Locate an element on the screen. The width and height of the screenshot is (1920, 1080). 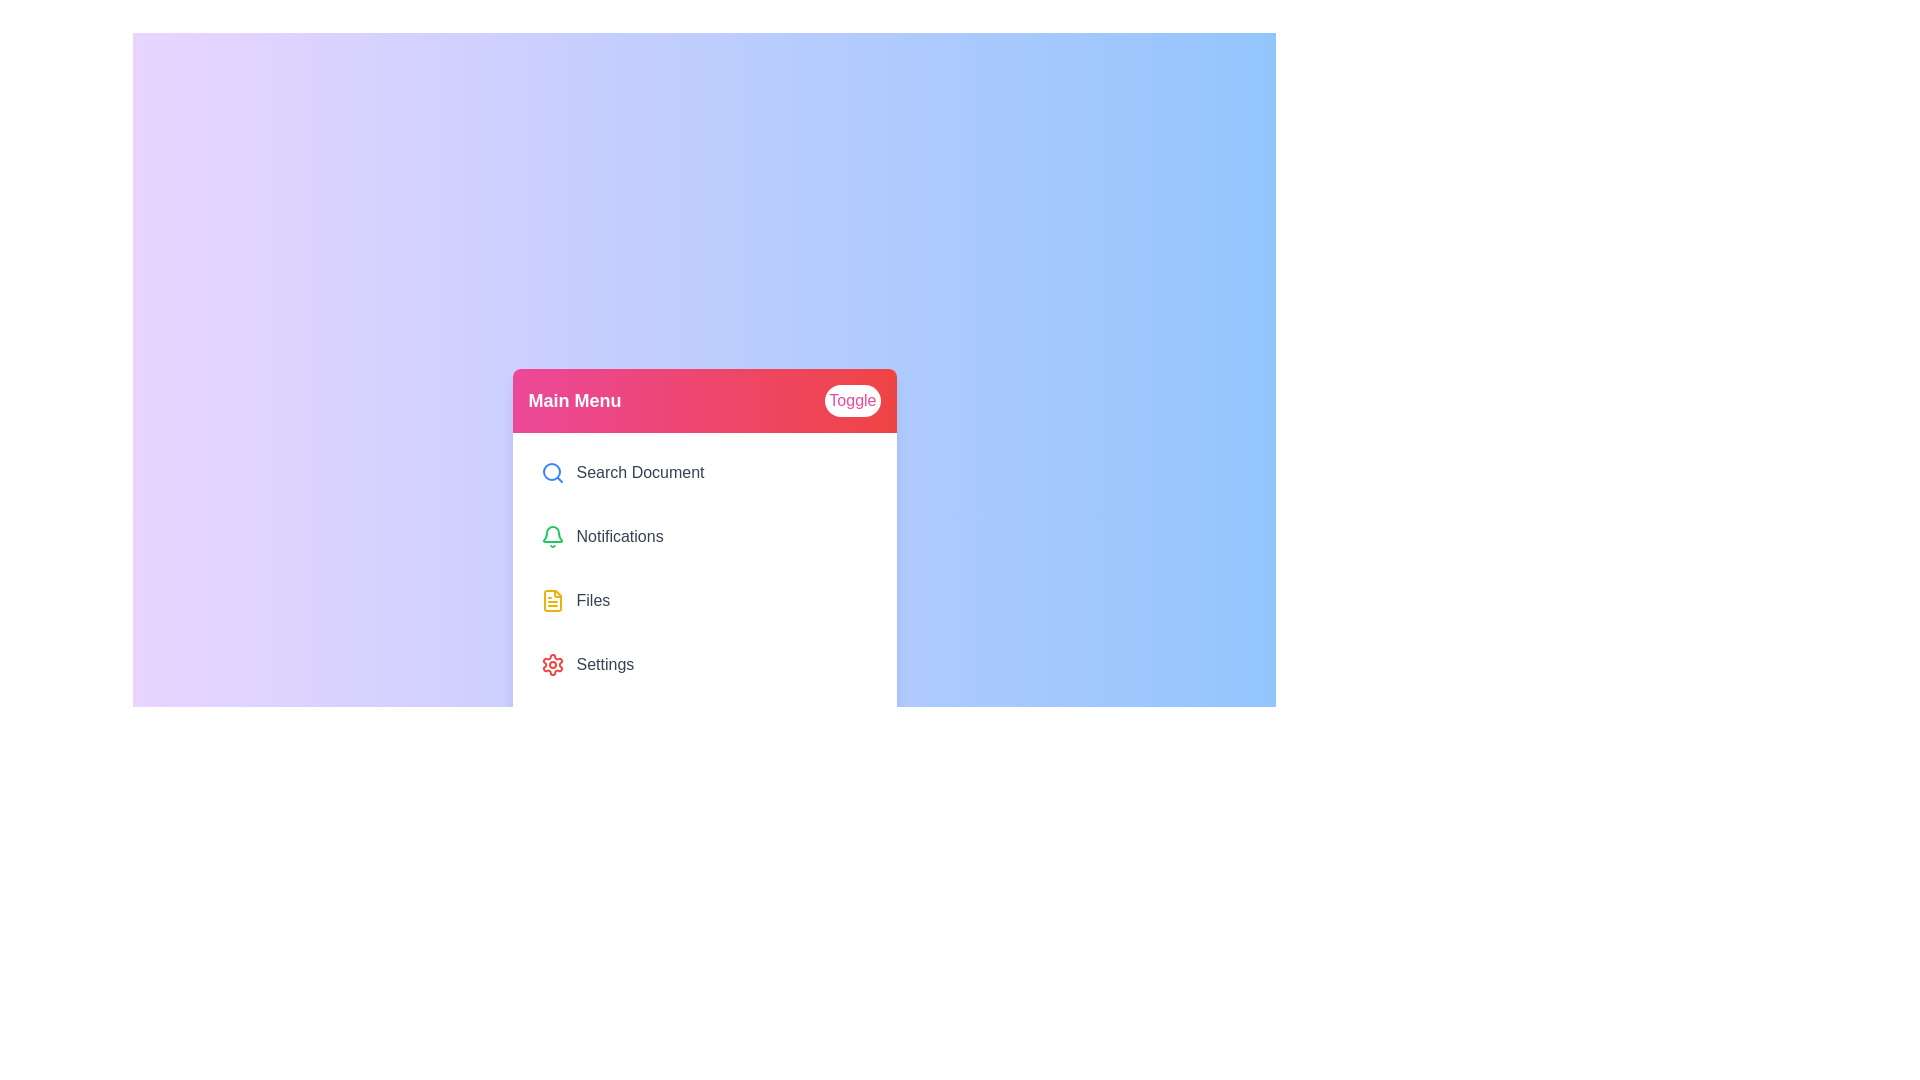
the menu item labeled 'Settings' to observe its hover effect is located at coordinates (704, 664).